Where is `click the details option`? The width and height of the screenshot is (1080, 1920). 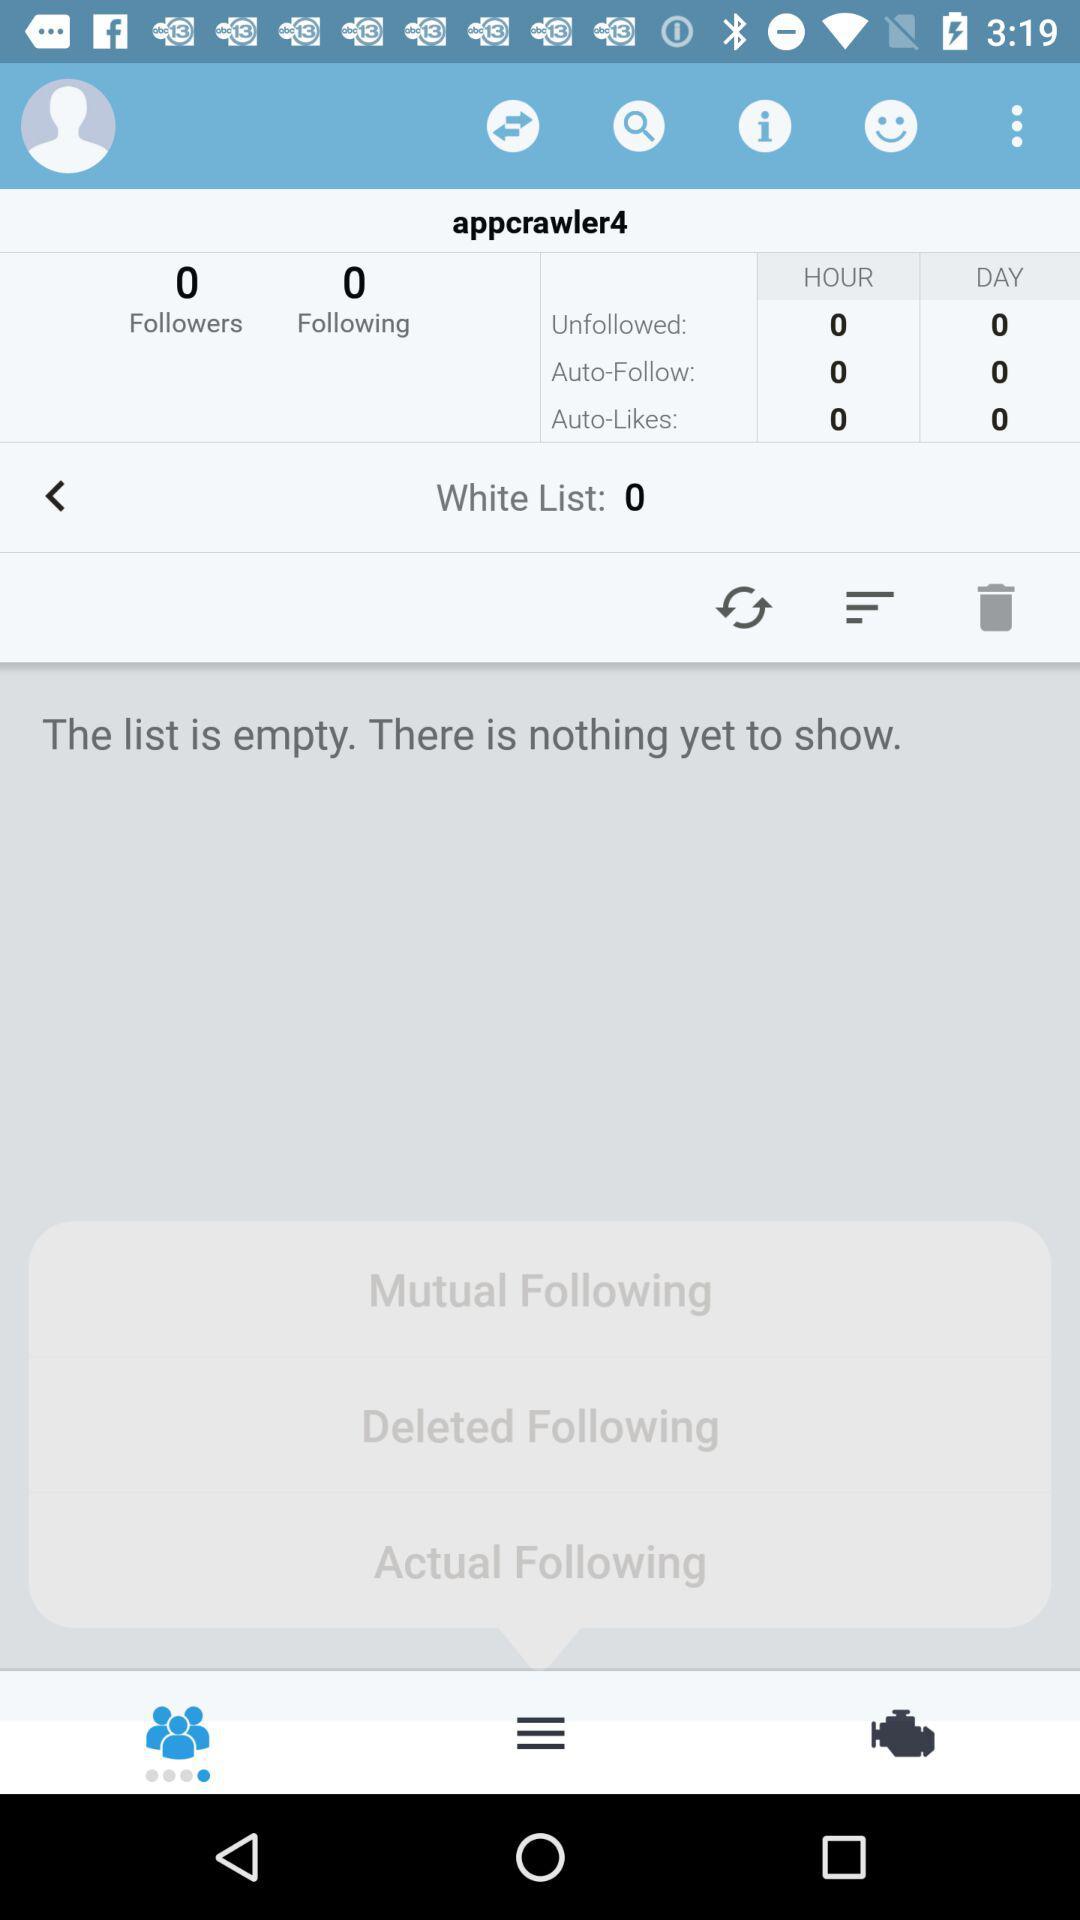
click the details option is located at coordinates (764, 124).